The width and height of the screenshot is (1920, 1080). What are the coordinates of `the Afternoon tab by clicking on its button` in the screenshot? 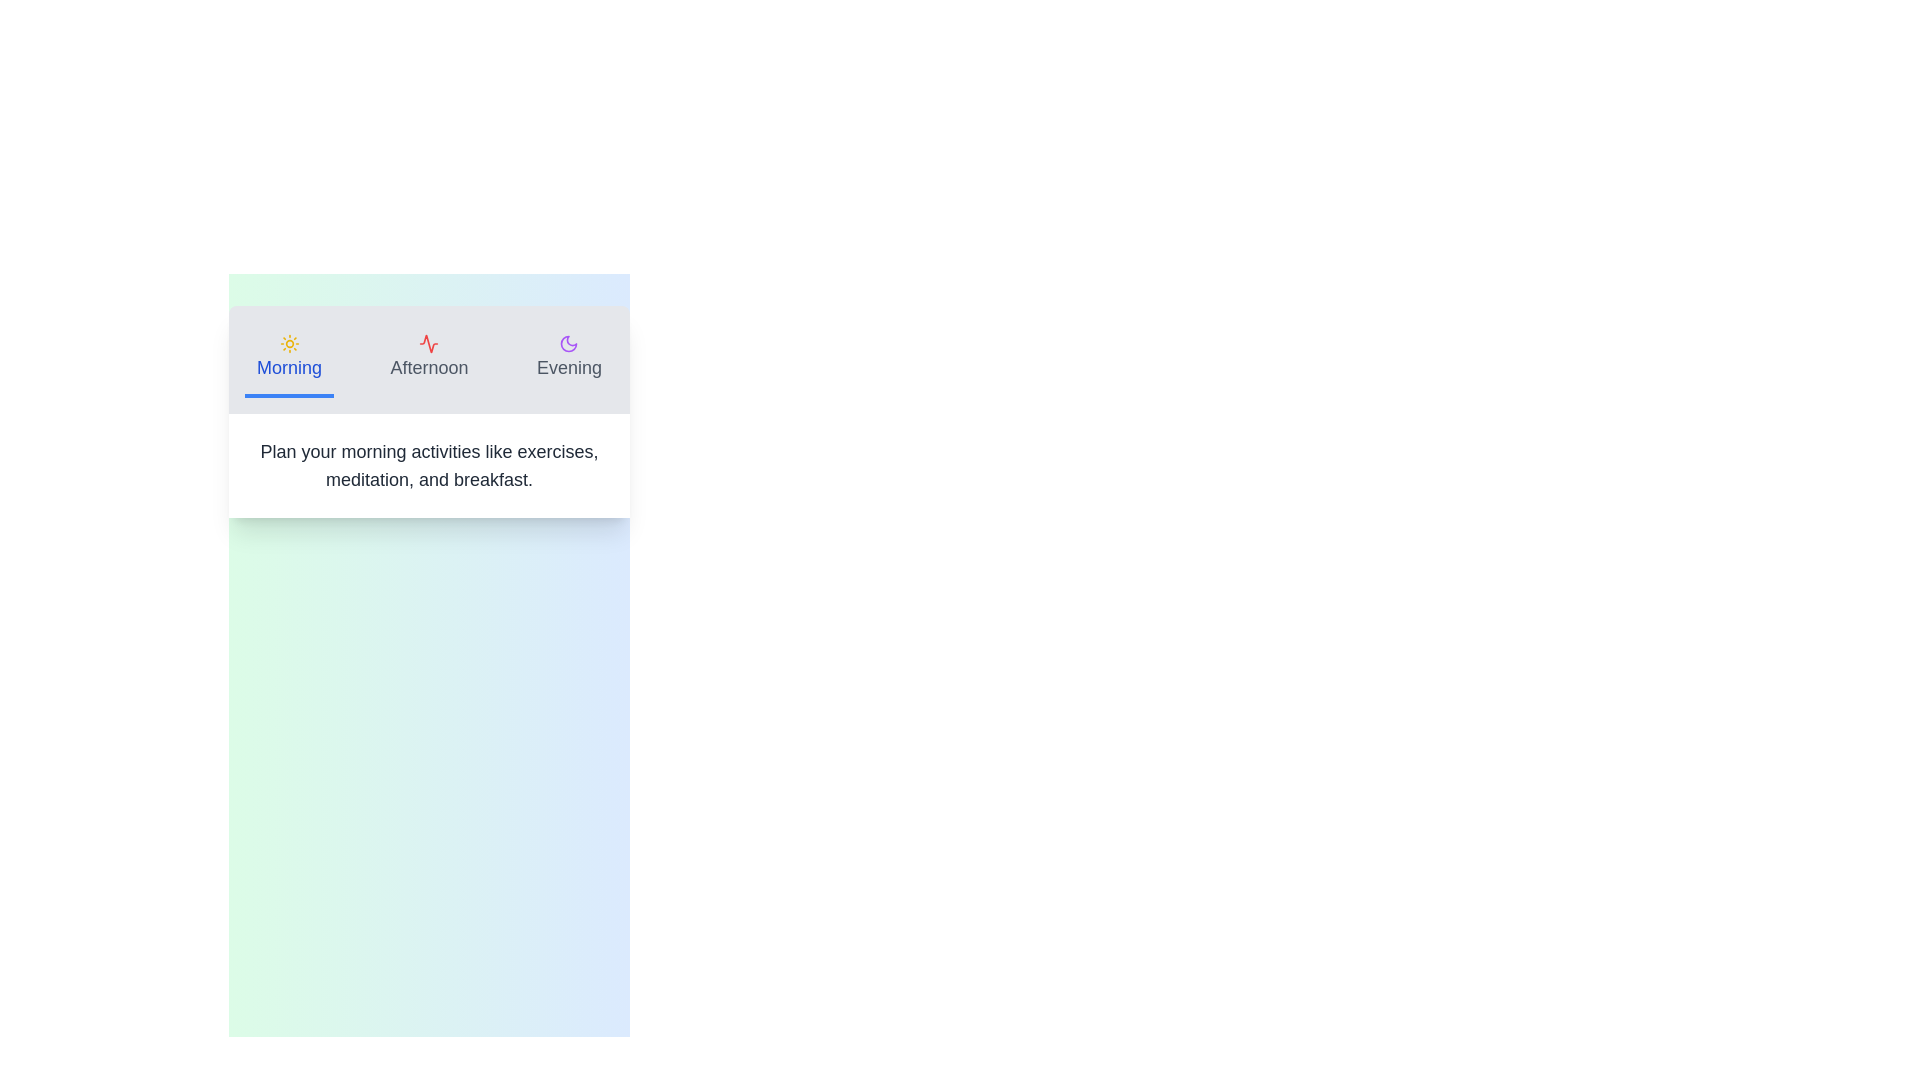 It's located at (428, 358).